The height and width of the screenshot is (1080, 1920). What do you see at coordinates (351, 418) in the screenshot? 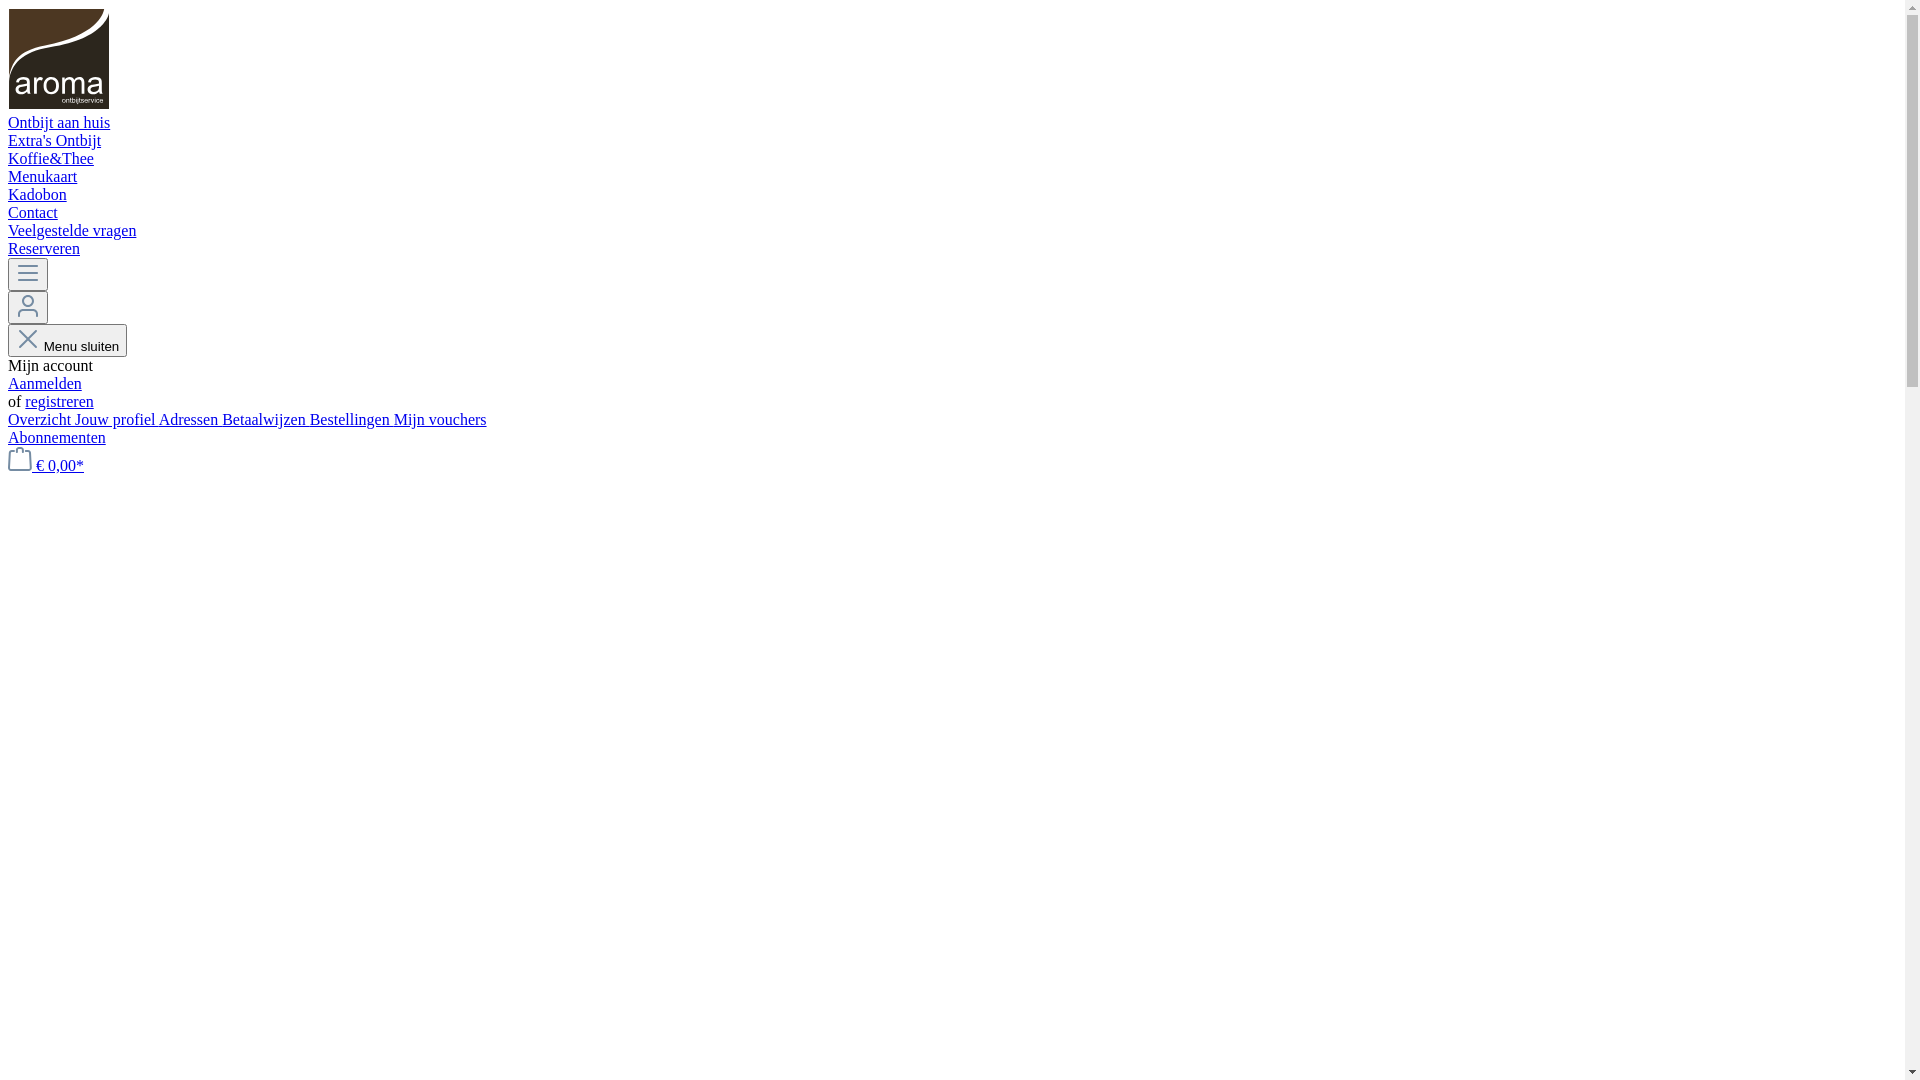
I see `'Bestellingen'` at bounding box center [351, 418].